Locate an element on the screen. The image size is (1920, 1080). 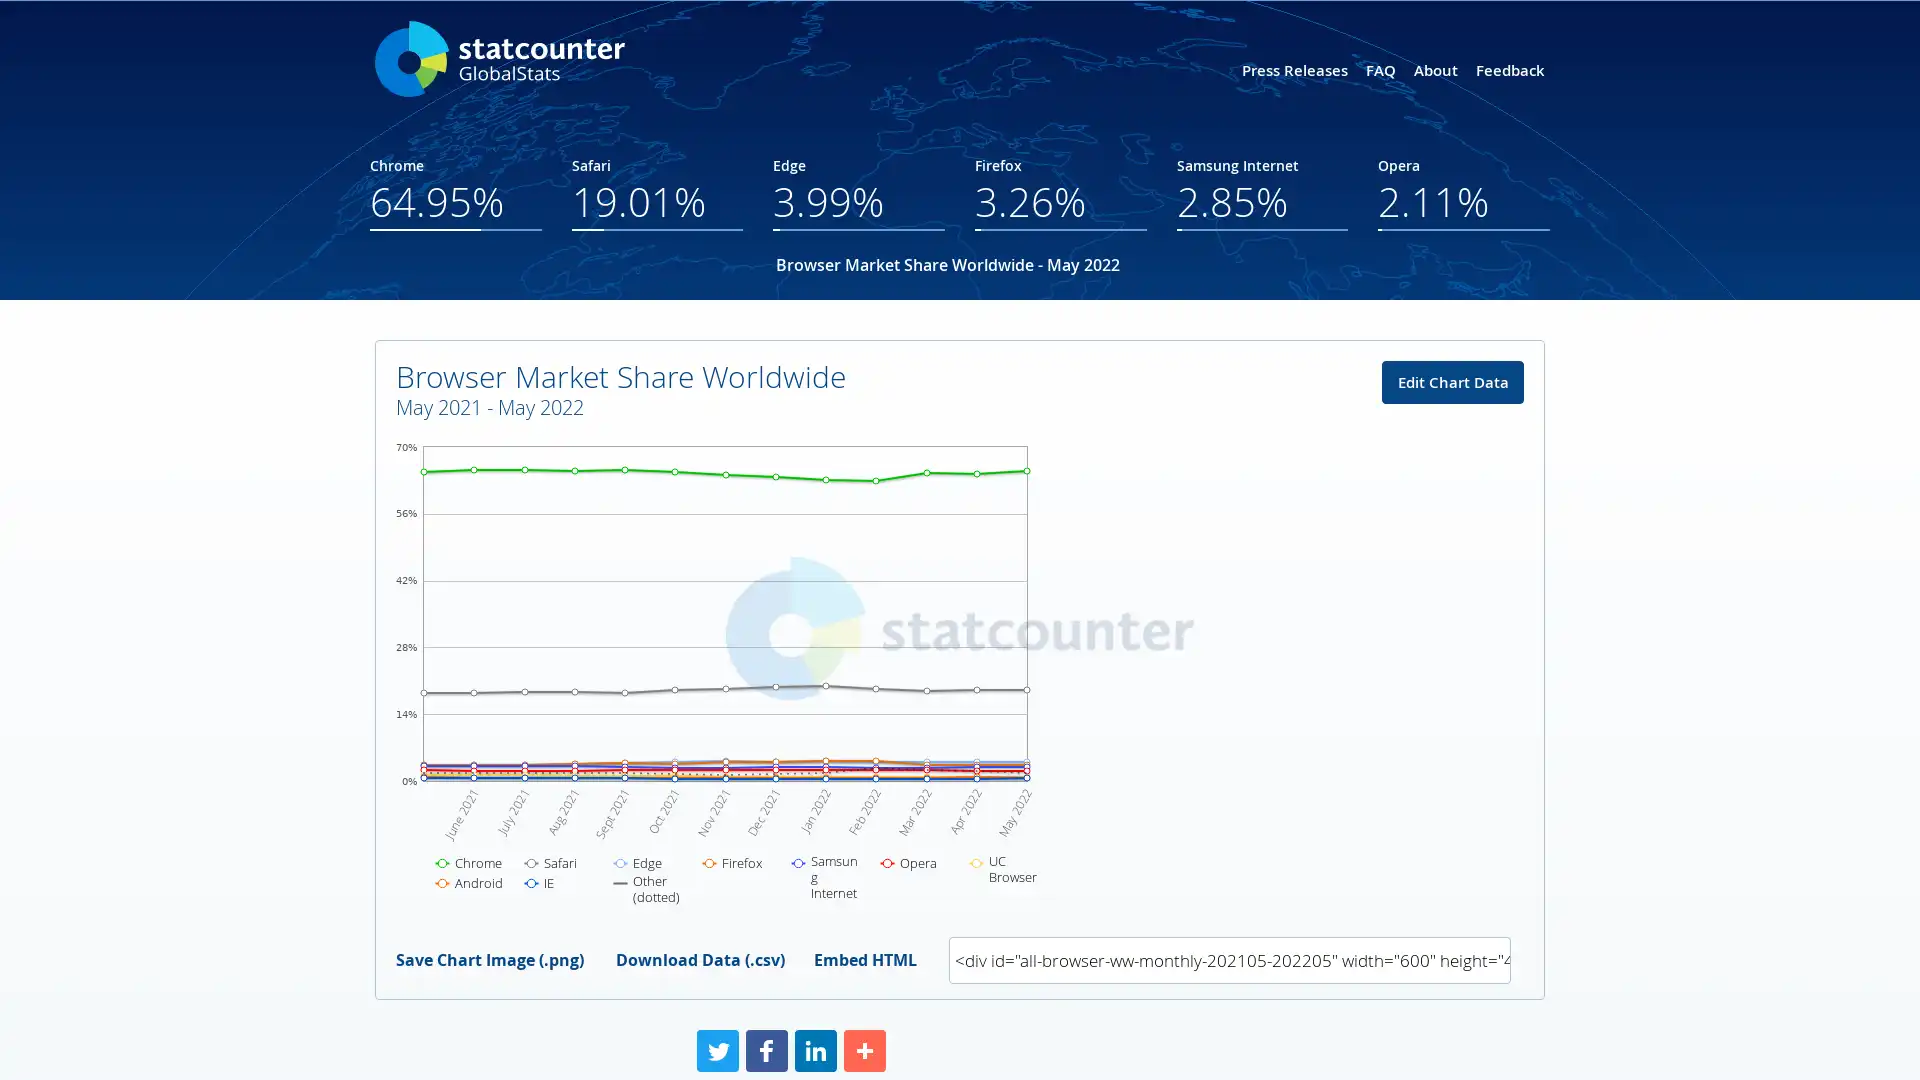
Share to More More is located at coordinates (1074, 1049).